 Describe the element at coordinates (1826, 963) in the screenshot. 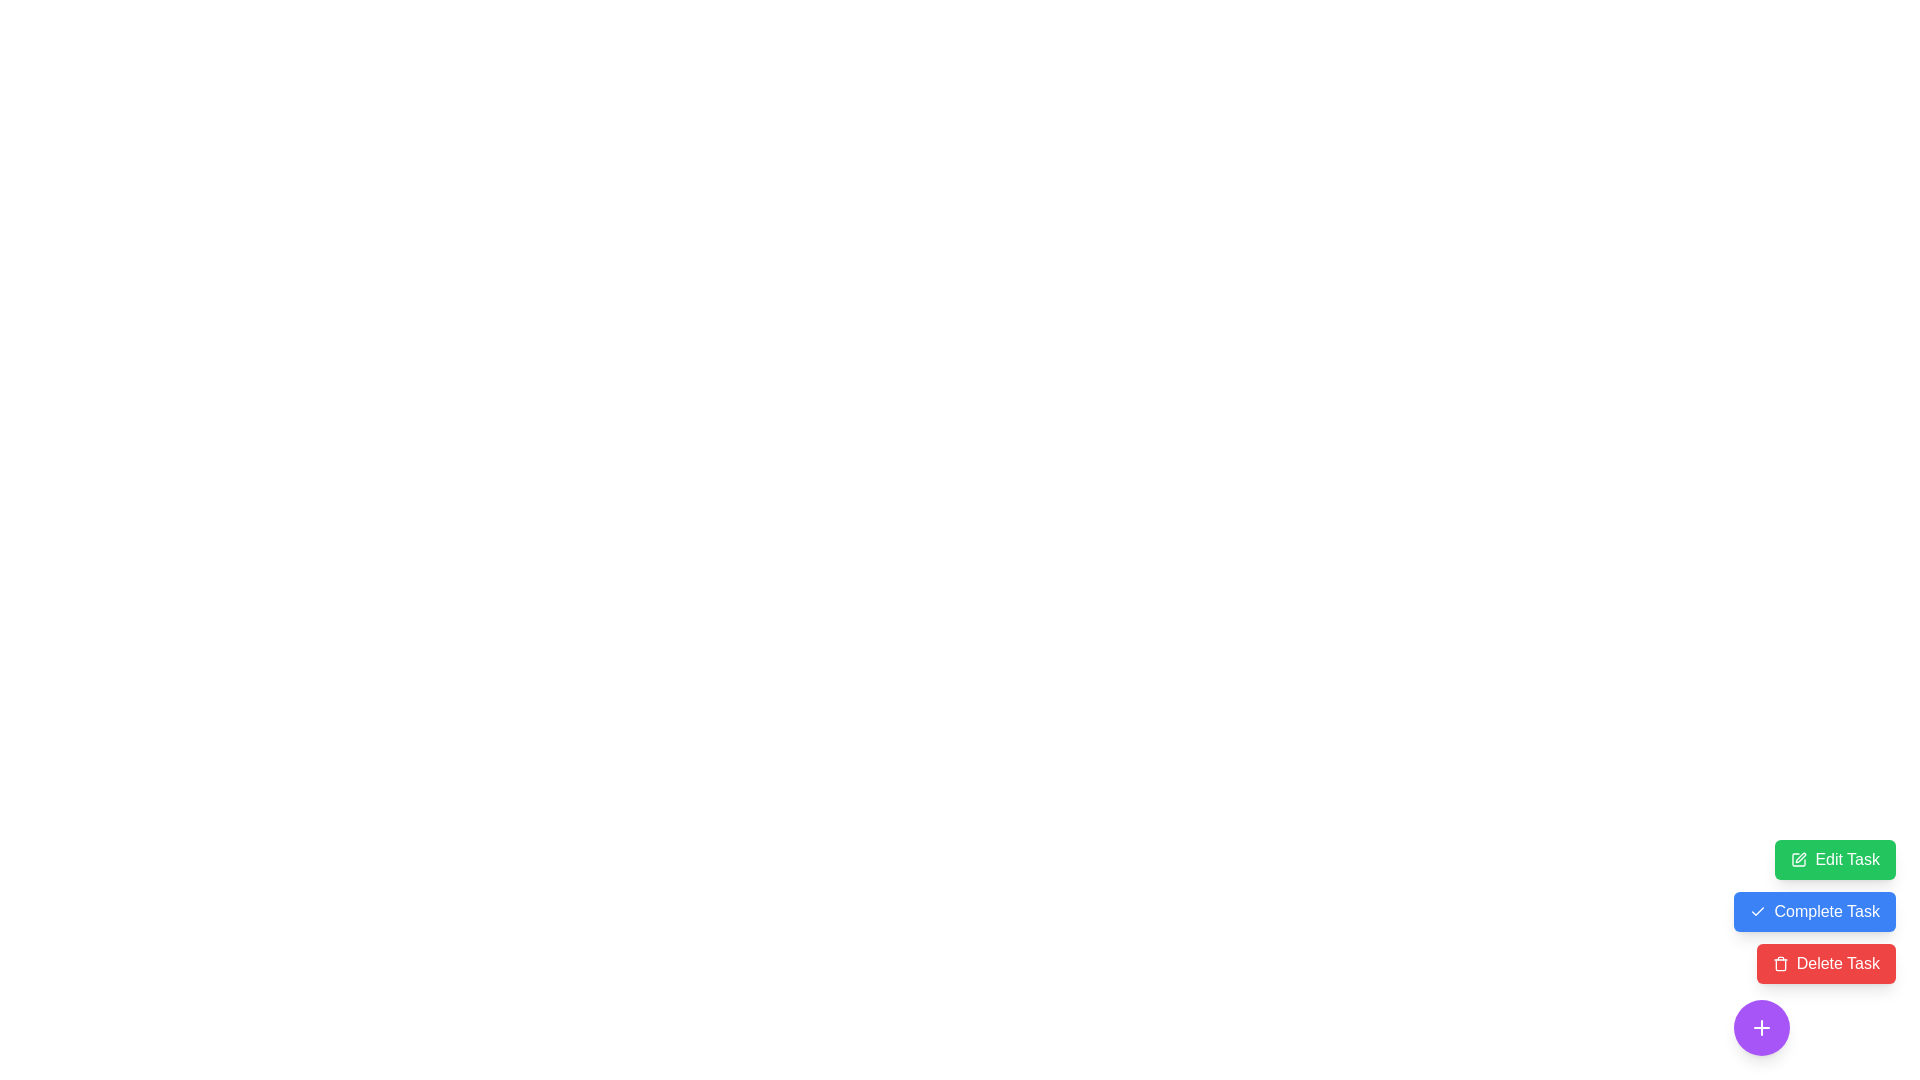

I see `the 'Delete Task' button, which is a rectangular button with a red background and white text, located at the bottom of a stack of buttons near the bottom right corner of the interface` at that location.